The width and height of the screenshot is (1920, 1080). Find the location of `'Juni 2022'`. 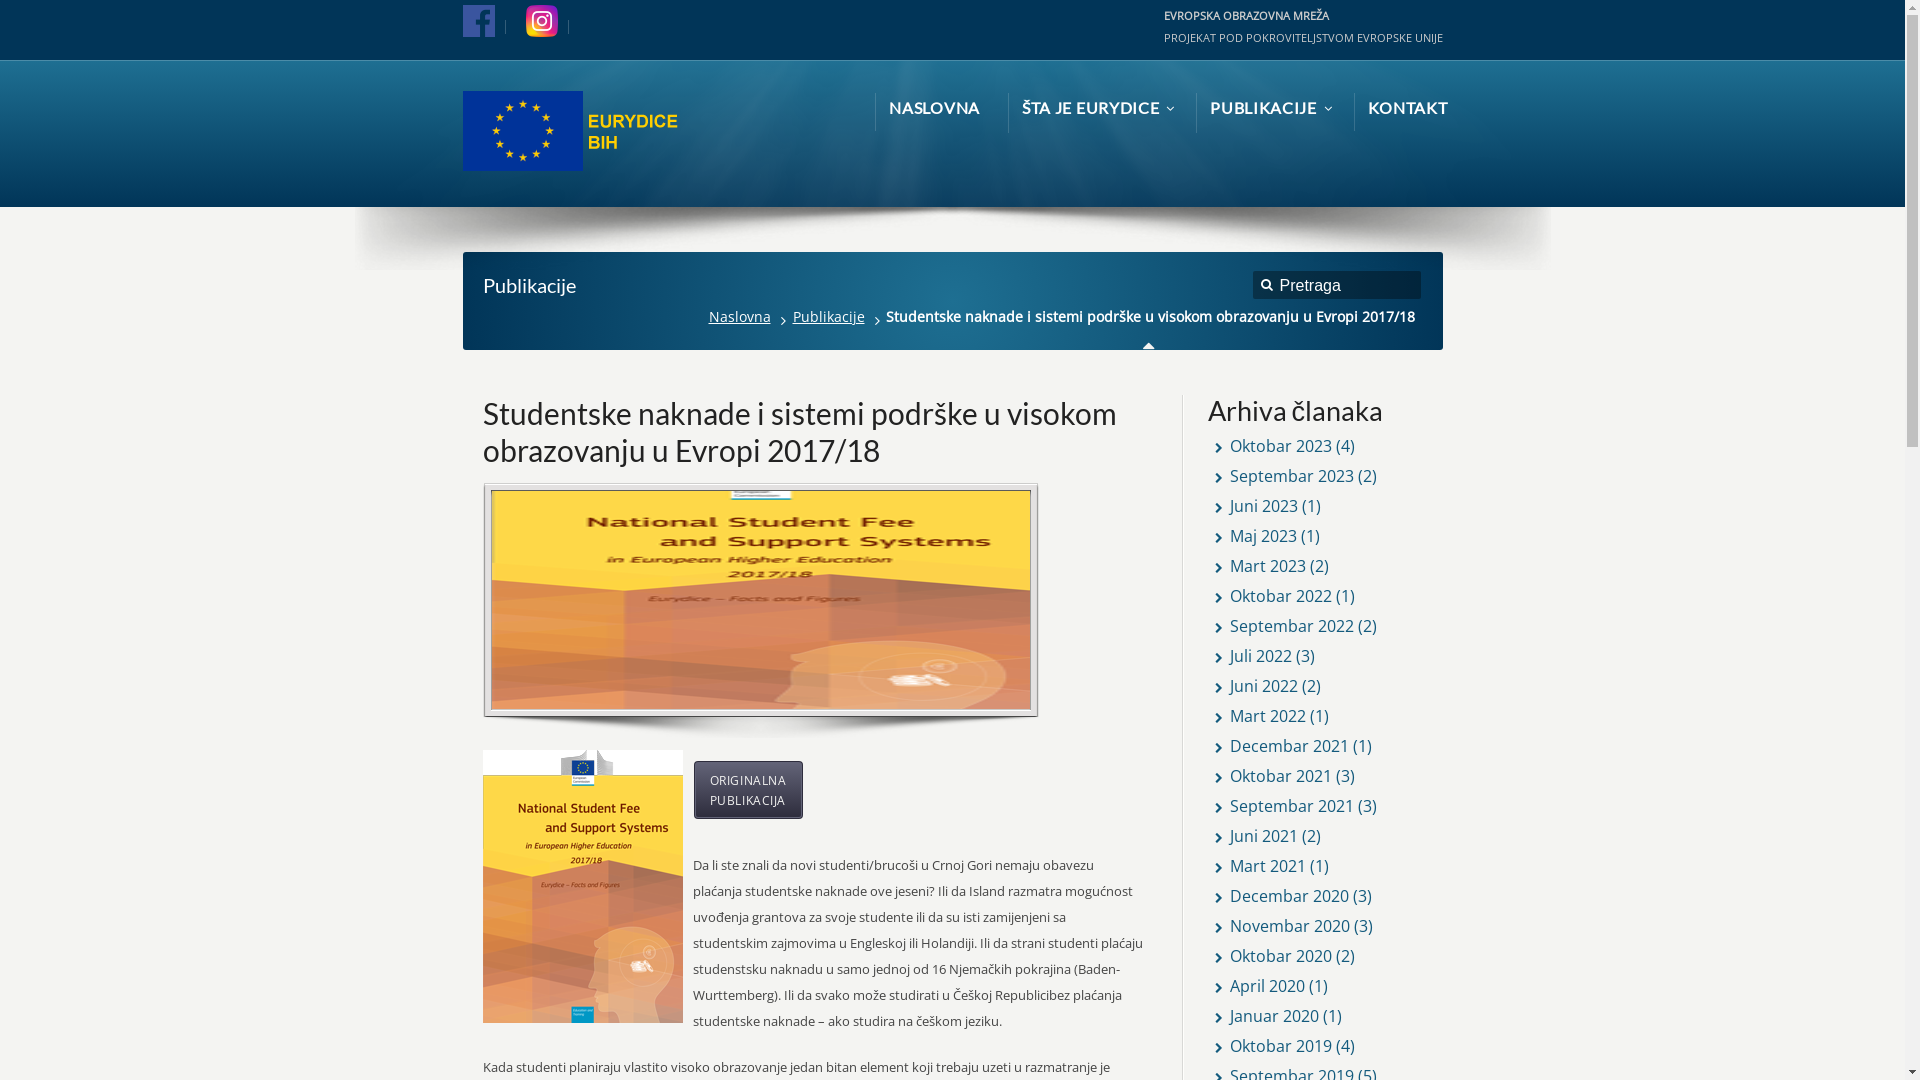

'Juni 2022' is located at coordinates (1262, 685).